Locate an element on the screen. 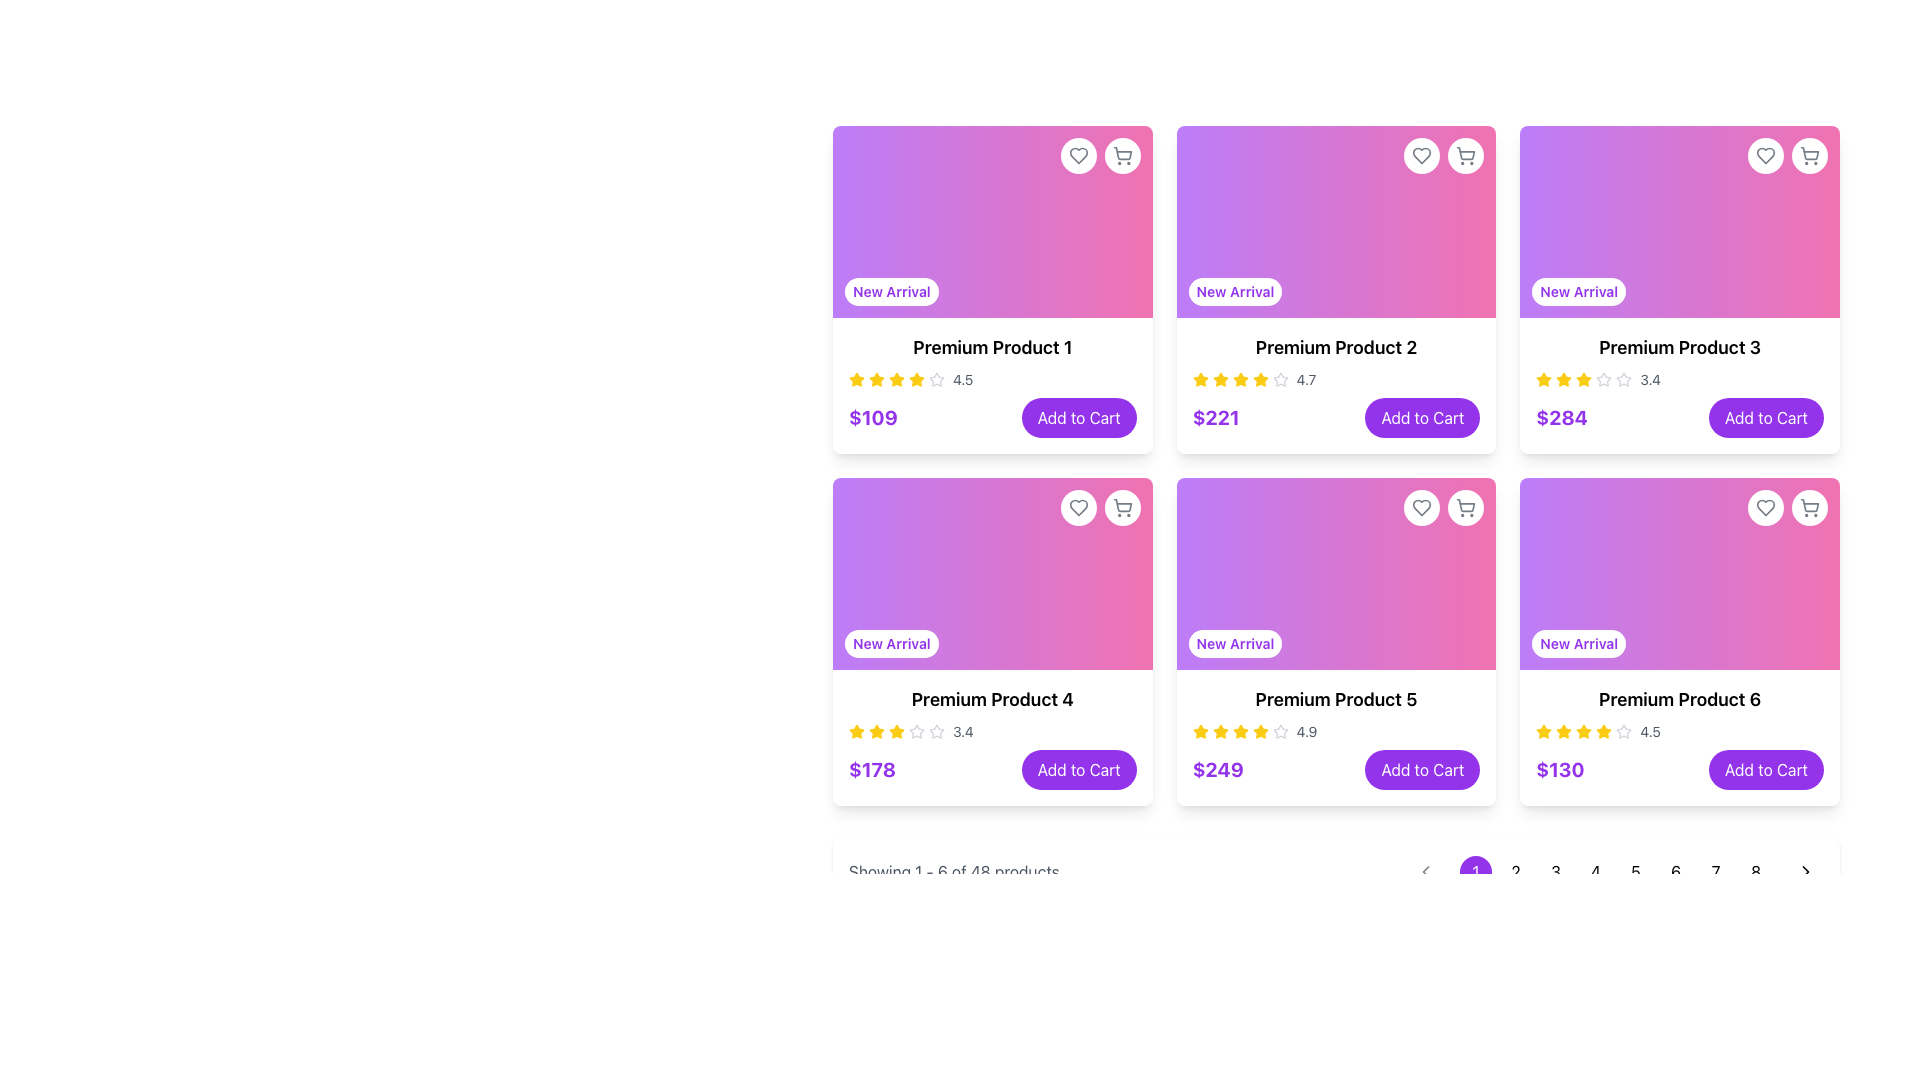 The width and height of the screenshot is (1920, 1080). the leftmost yellow star icon in the rating section of the 'Premium Product 3' card, which is styled with sharp corners and indicates a rating of 3.4 is located at coordinates (1543, 380).